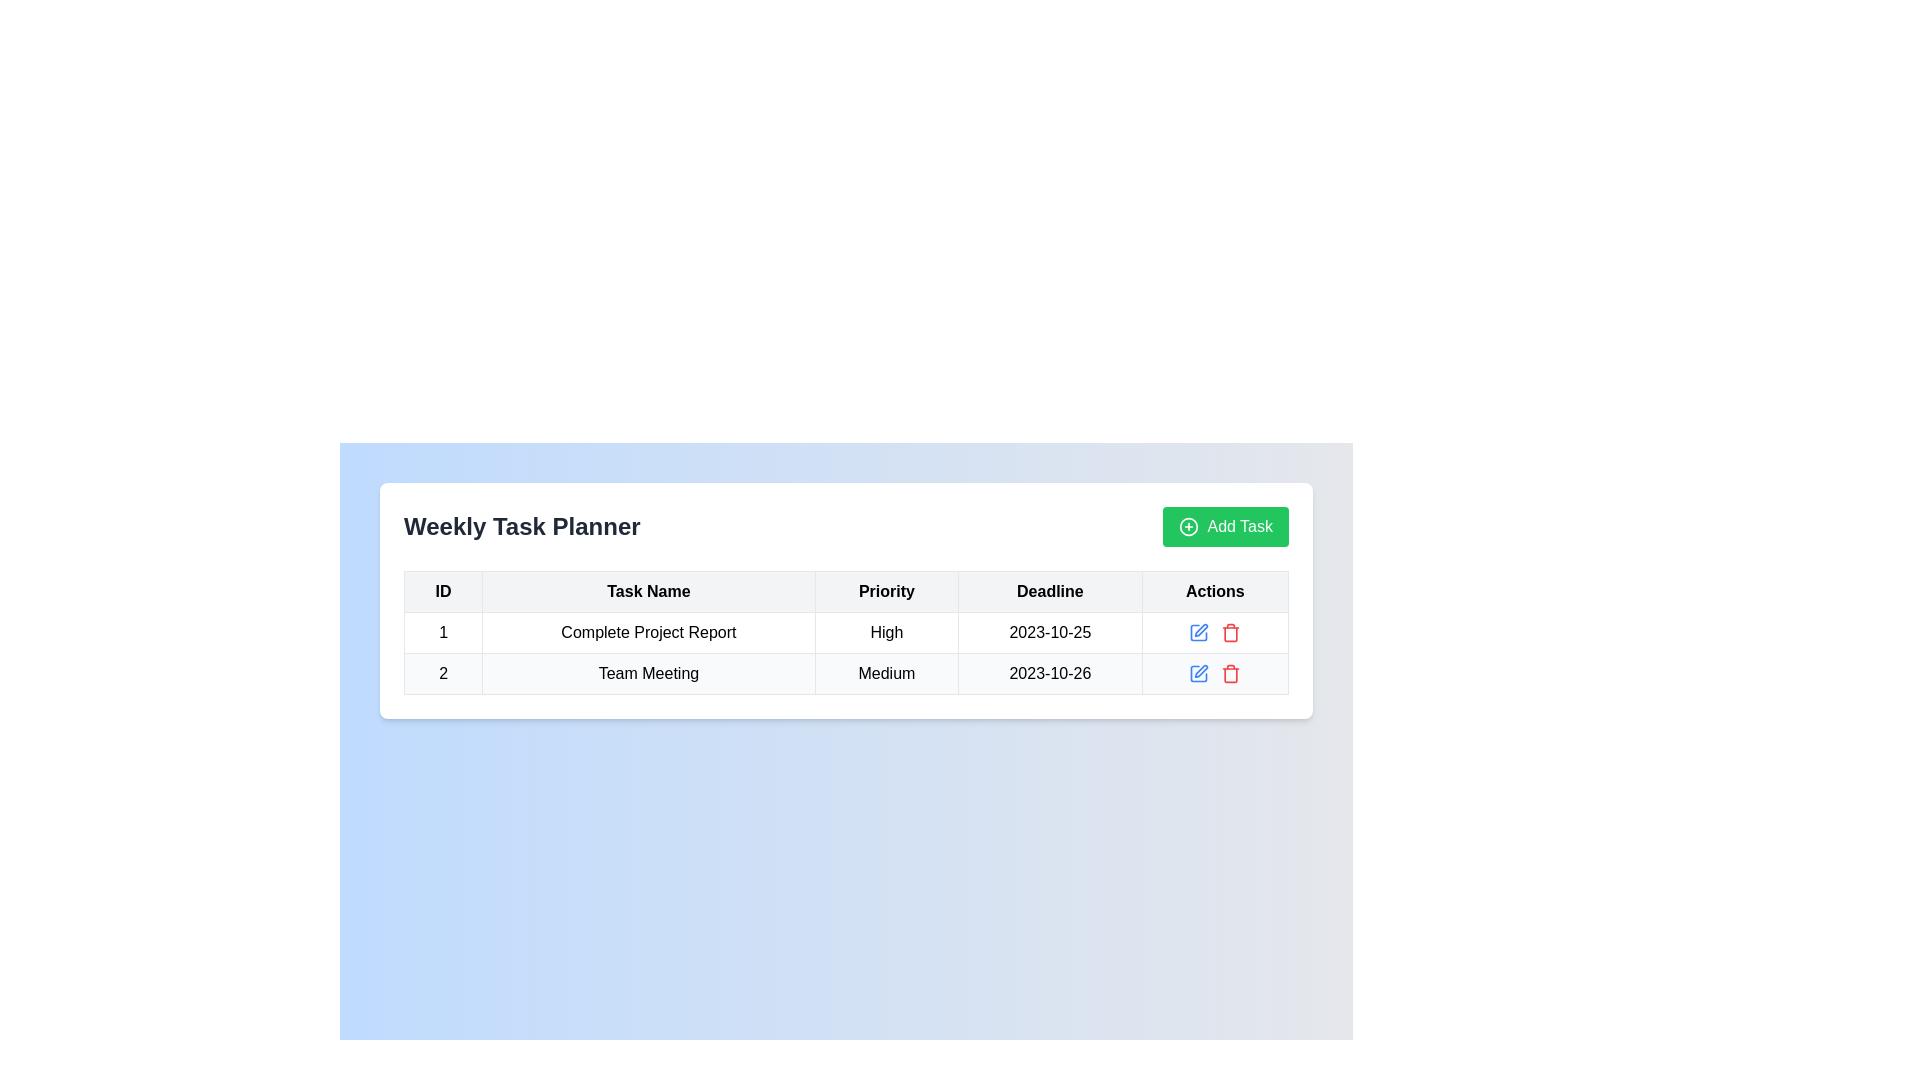 This screenshot has height=1080, width=1920. What do you see at coordinates (442, 674) in the screenshot?
I see `the static text display element in the first cell of the second row of the table, which shows the identifier number '2'` at bounding box center [442, 674].